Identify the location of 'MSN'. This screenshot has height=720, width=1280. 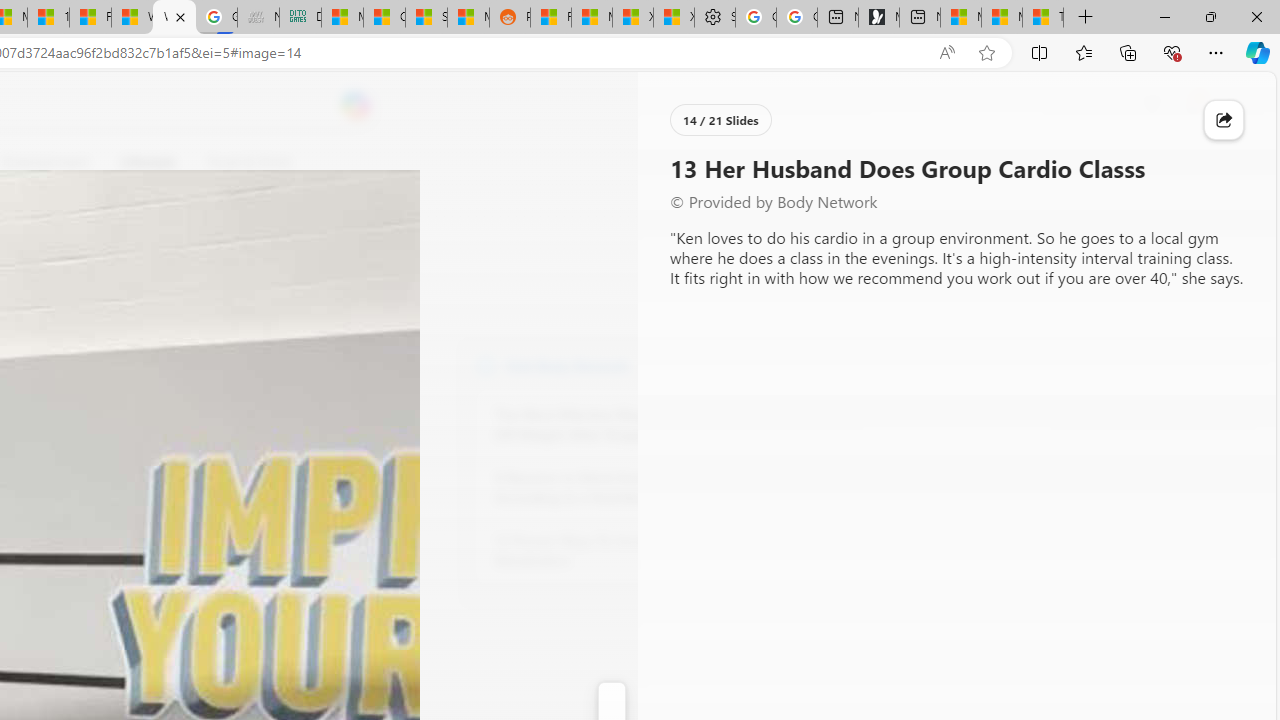
(467, 17).